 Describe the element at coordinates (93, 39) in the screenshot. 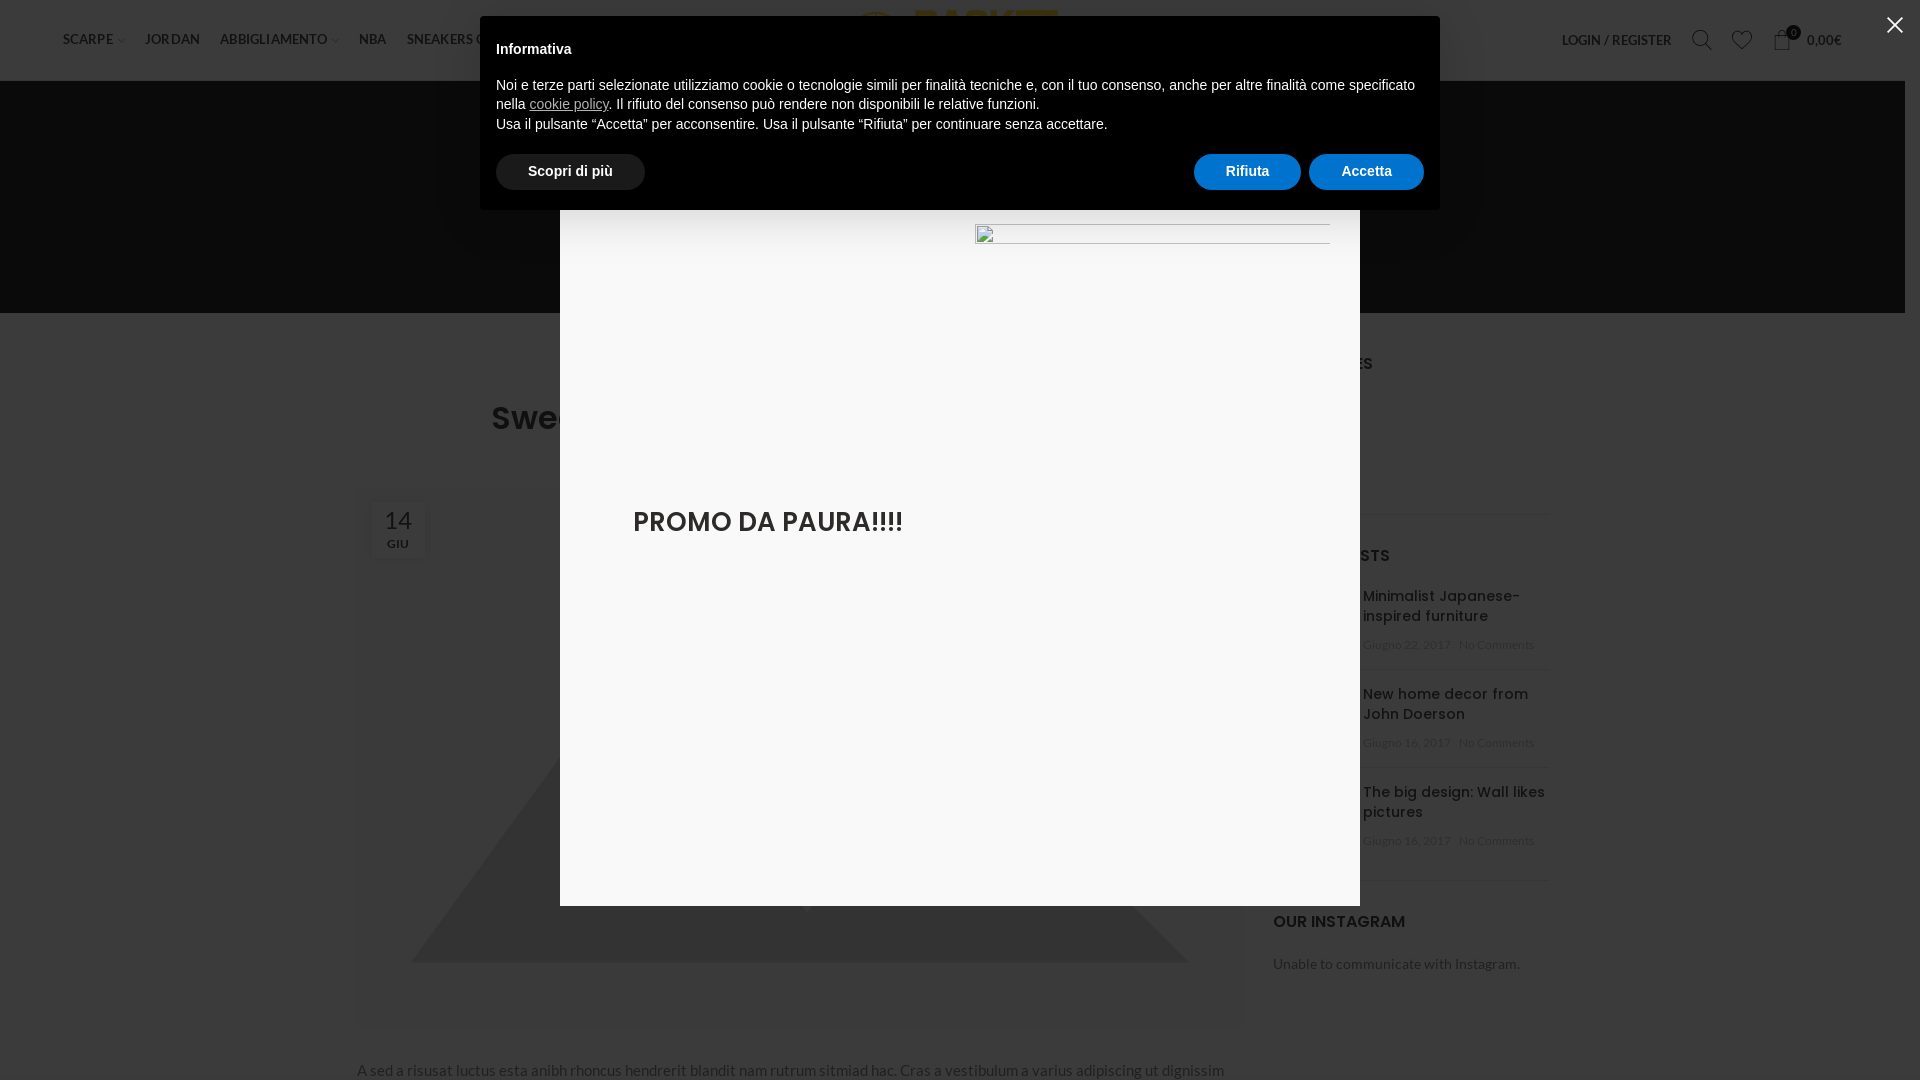

I see `'SCARPE'` at that location.